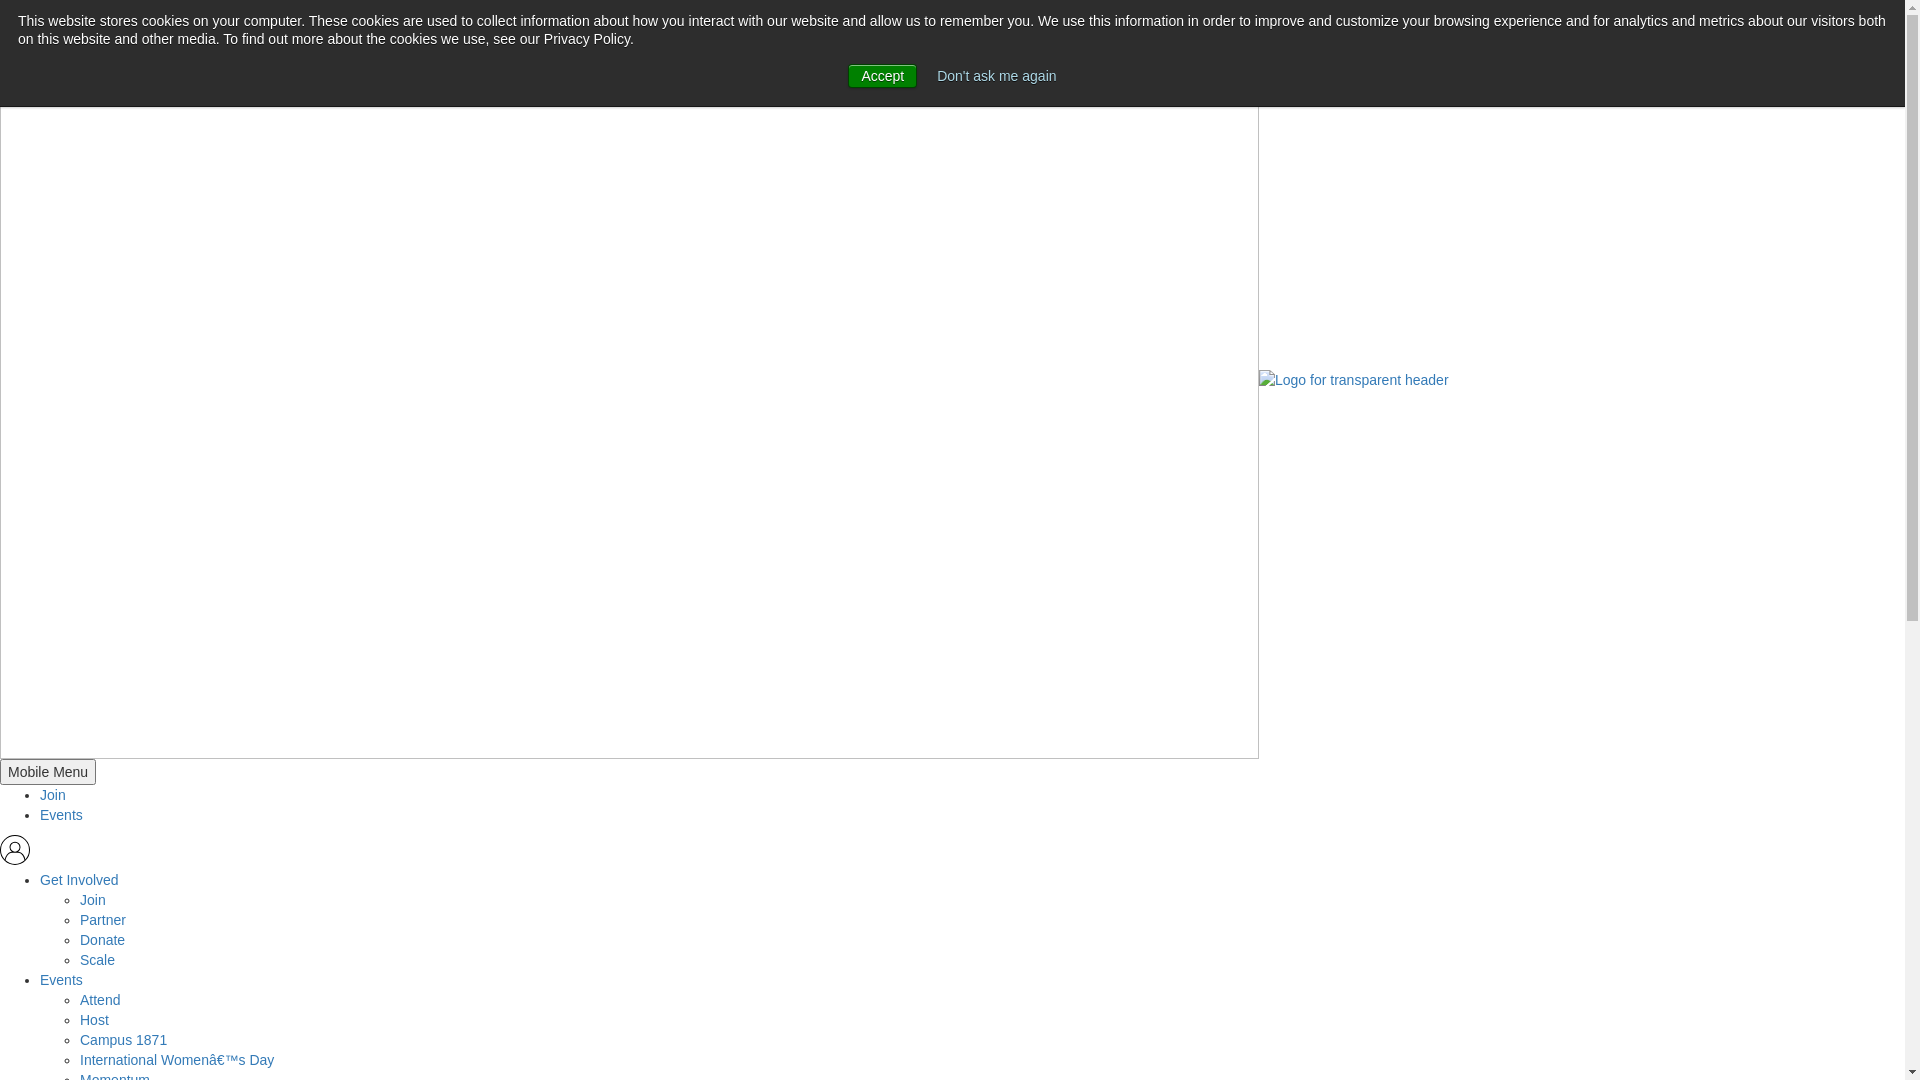 This screenshot has height=1080, width=1920. I want to click on 'Events', so click(61, 978).